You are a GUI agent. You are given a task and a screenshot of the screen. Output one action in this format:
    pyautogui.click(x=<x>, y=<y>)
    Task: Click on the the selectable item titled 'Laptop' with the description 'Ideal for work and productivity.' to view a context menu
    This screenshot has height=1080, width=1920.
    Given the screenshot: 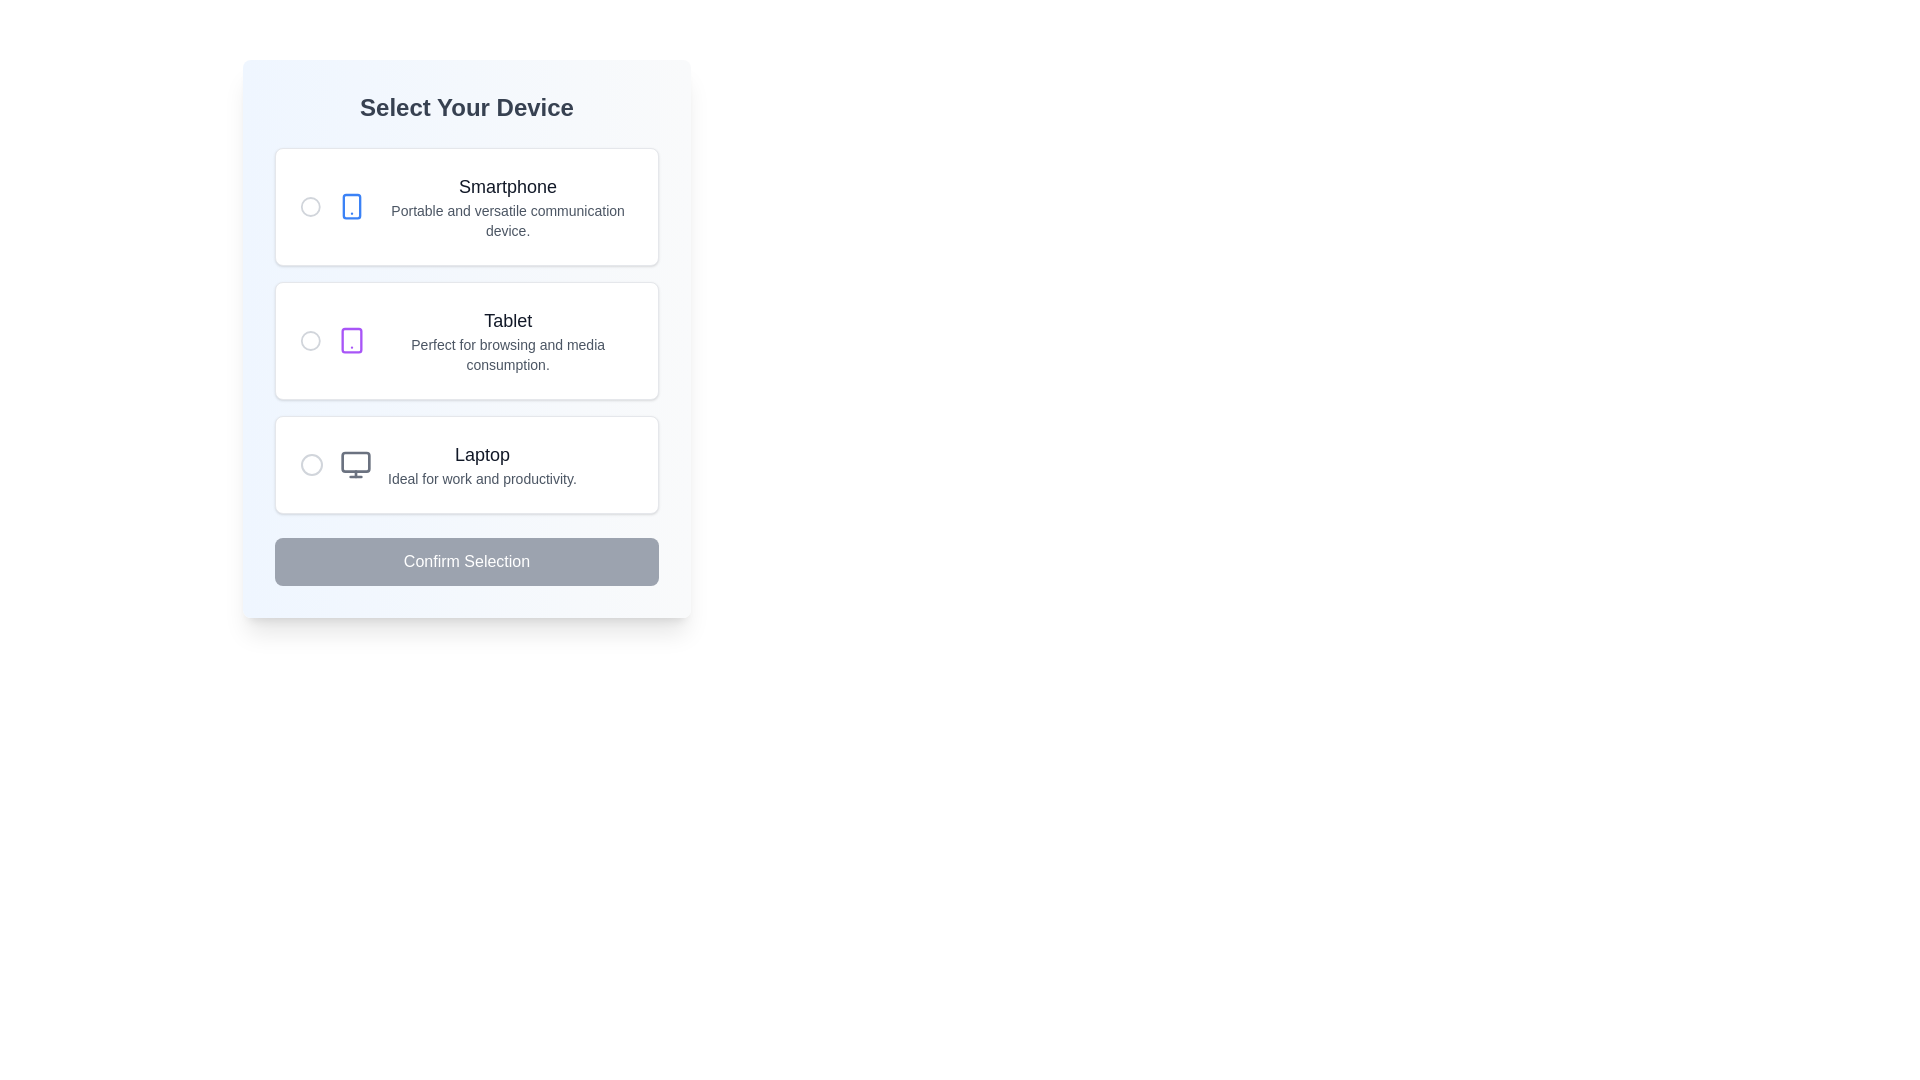 What is the action you would take?
    pyautogui.click(x=457, y=465)
    